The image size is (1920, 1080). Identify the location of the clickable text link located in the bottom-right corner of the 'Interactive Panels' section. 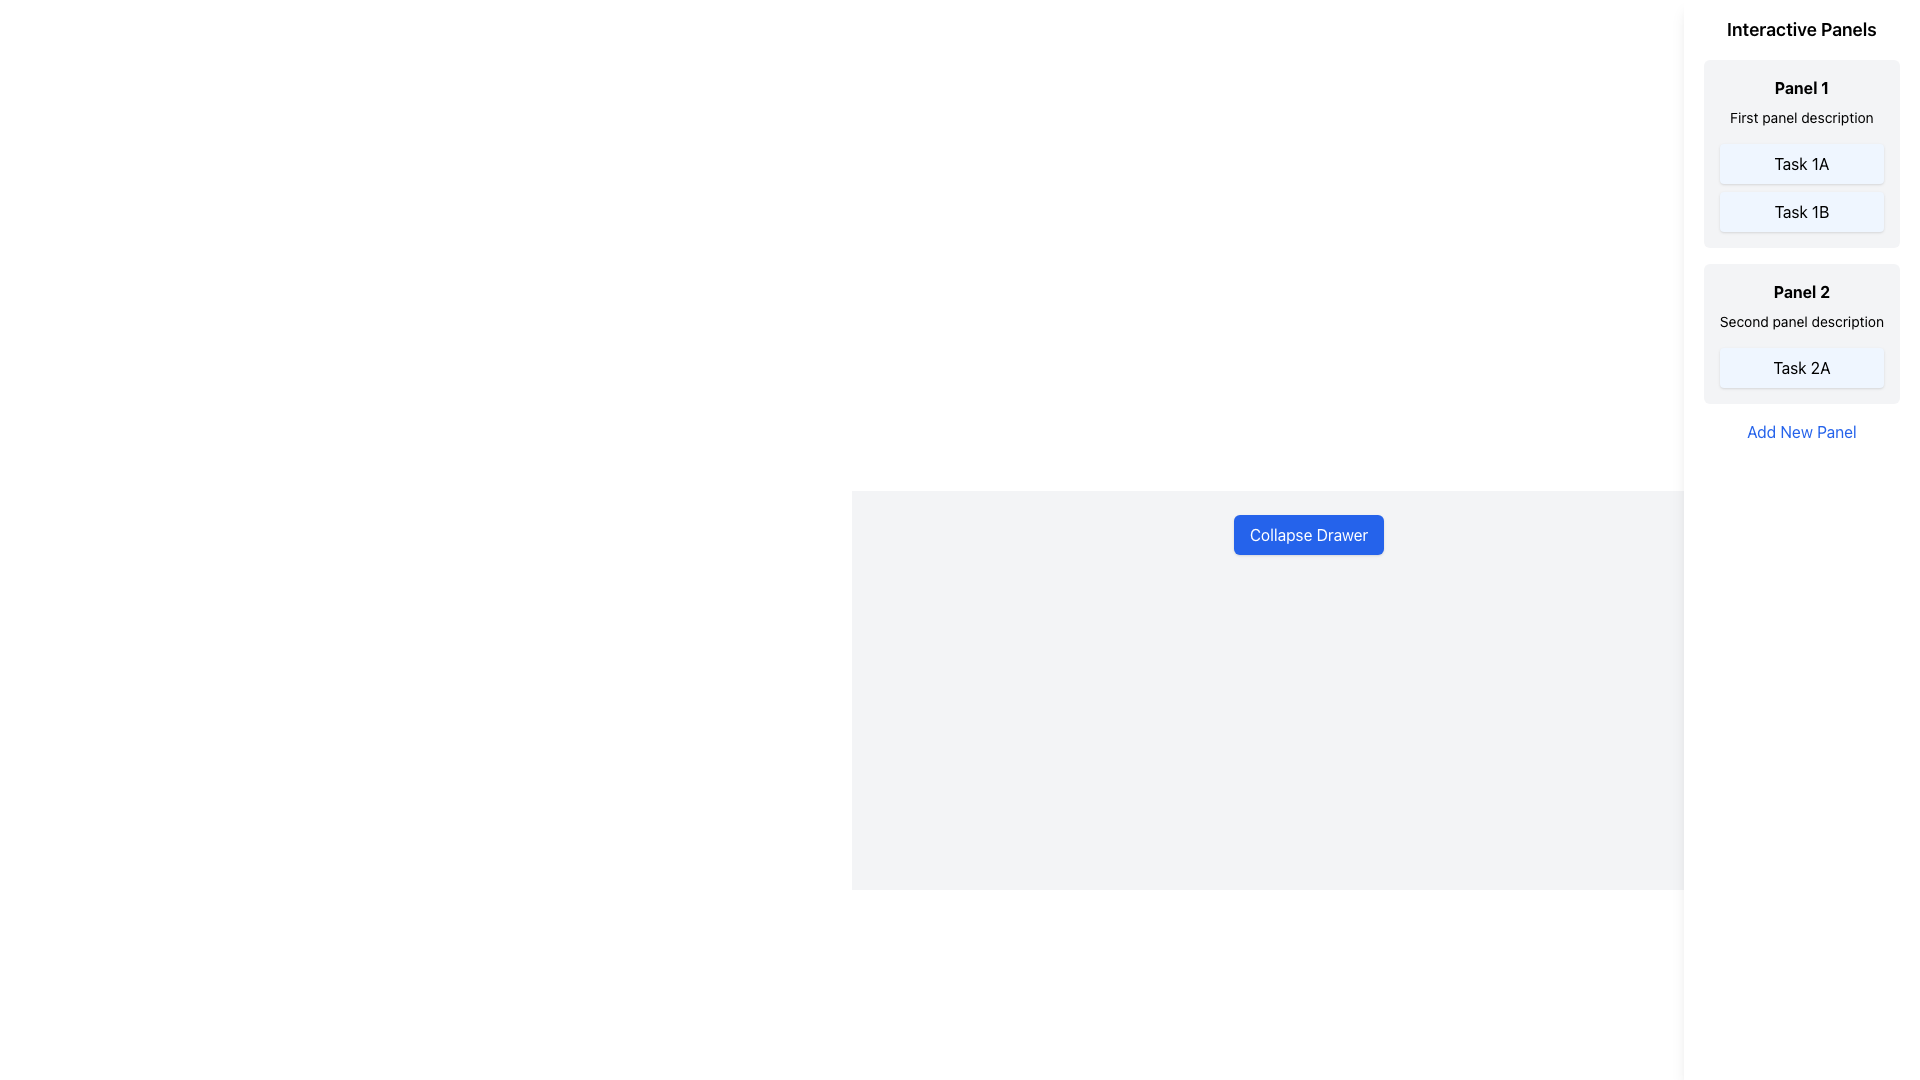
(1801, 431).